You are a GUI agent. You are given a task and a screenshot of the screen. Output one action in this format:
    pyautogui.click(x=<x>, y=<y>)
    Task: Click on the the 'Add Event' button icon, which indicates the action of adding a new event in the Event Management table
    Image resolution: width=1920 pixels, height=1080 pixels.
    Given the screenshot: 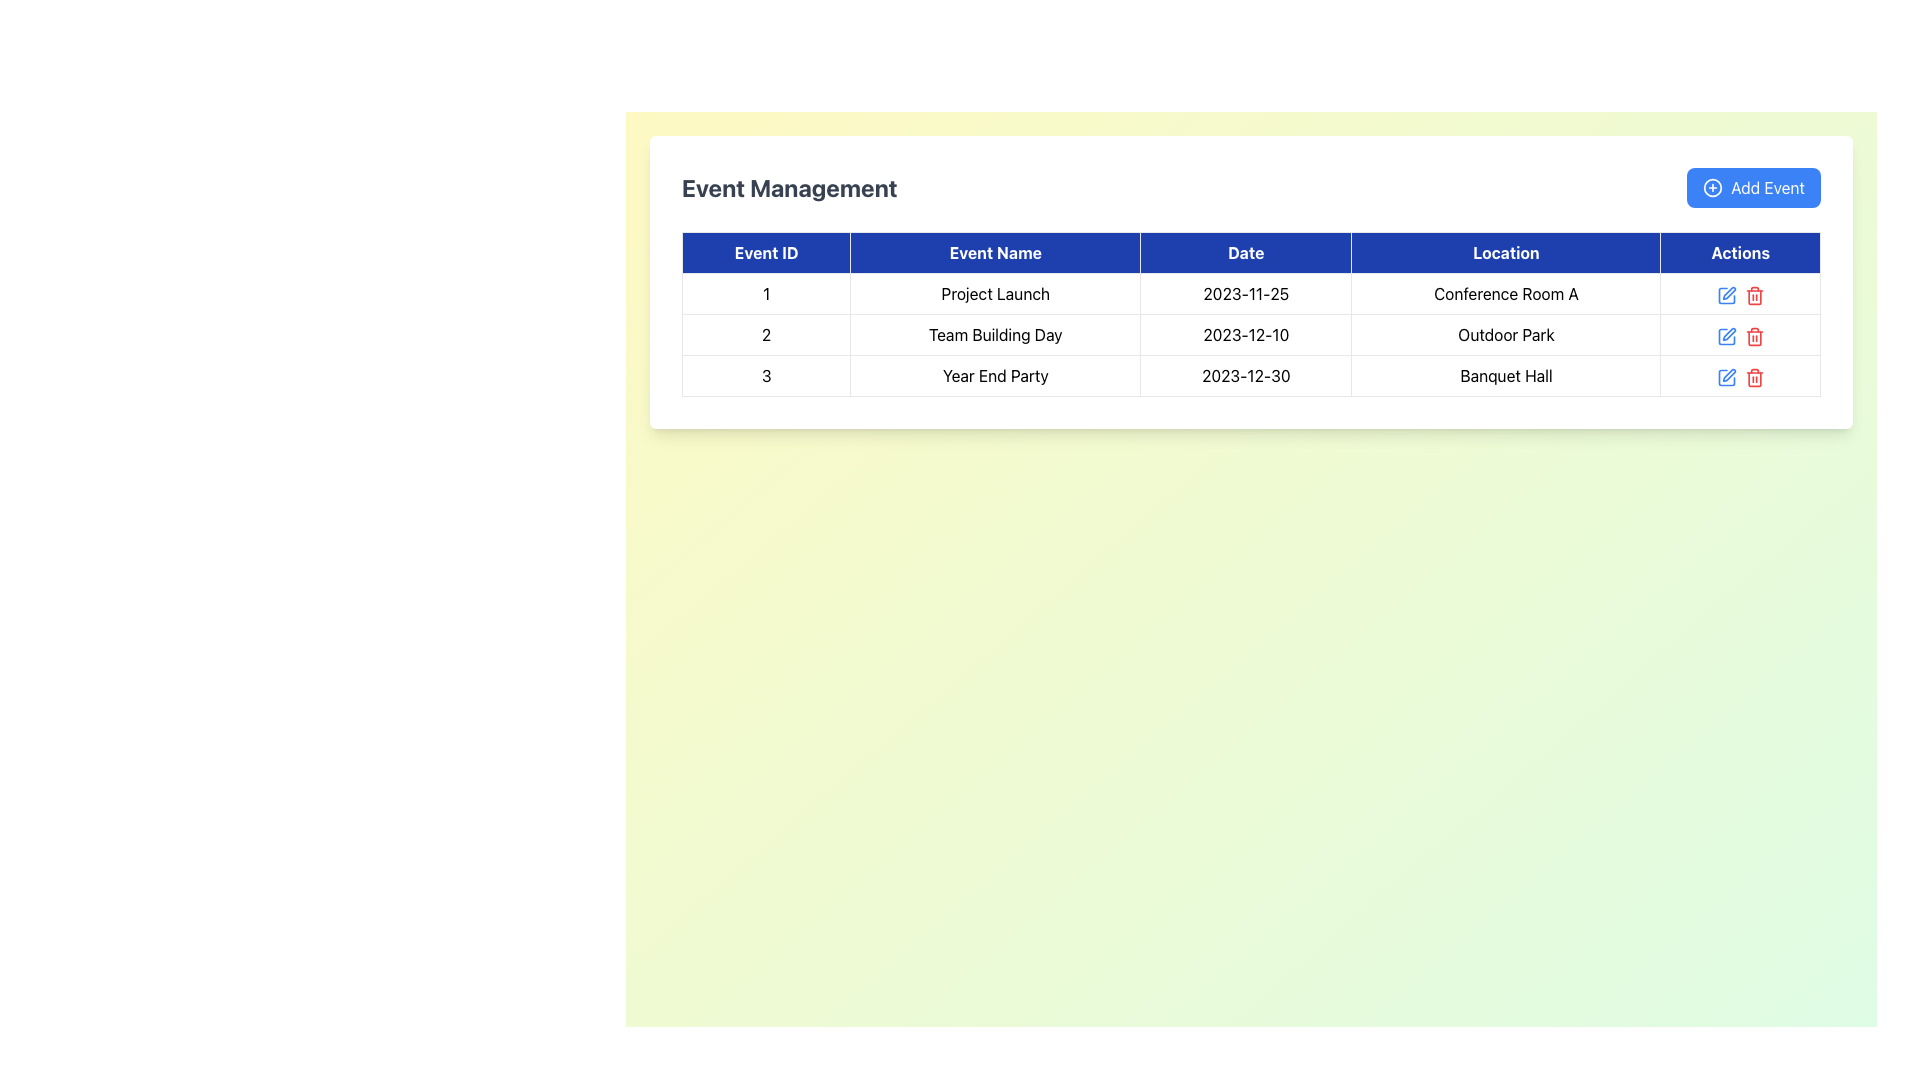 What is the action you would take?
    pyautogui.click(x=1712, y=188)
    